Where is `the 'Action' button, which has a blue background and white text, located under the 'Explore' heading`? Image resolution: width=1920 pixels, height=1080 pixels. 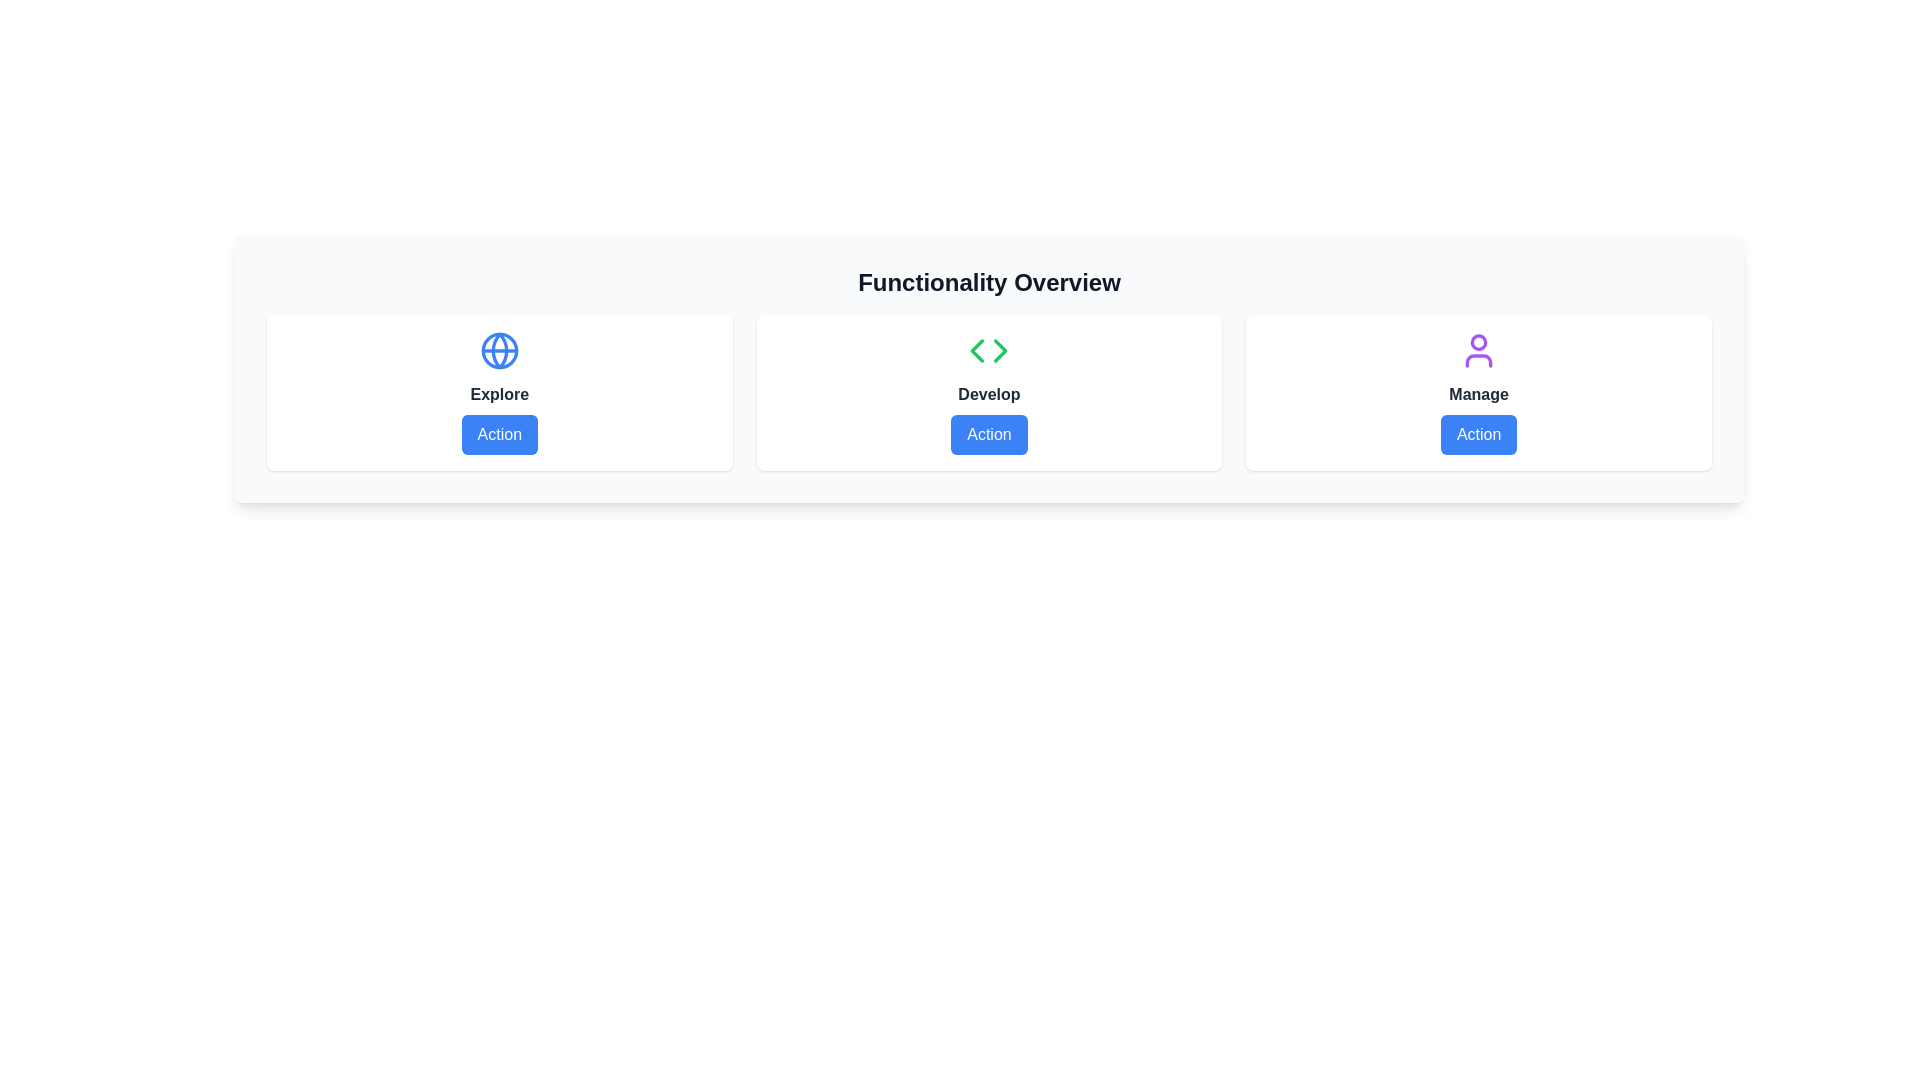
the 'Action' button, which has a blue background and white text, located under the 'Explore' heading is located at coordinates (499, 434).